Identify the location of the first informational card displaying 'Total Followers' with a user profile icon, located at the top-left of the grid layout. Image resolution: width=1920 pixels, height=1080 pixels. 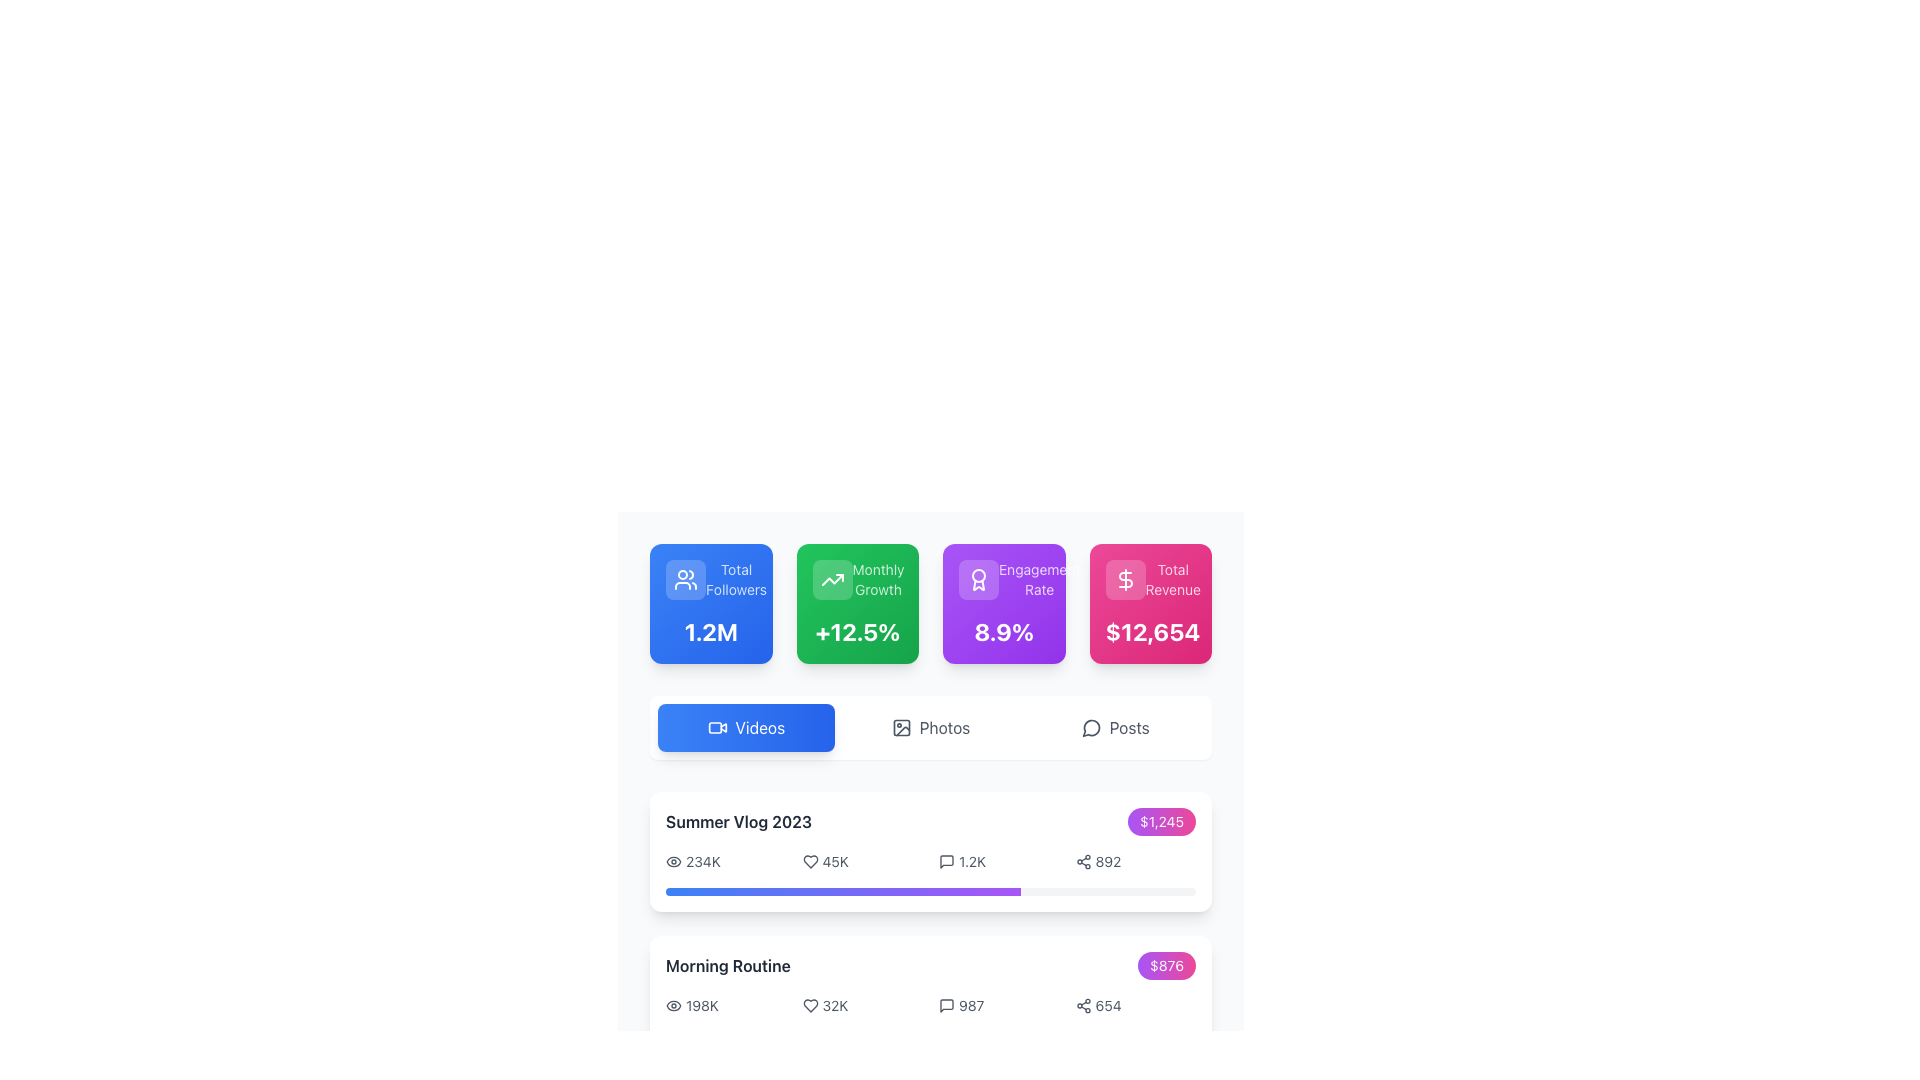
(711, 603).